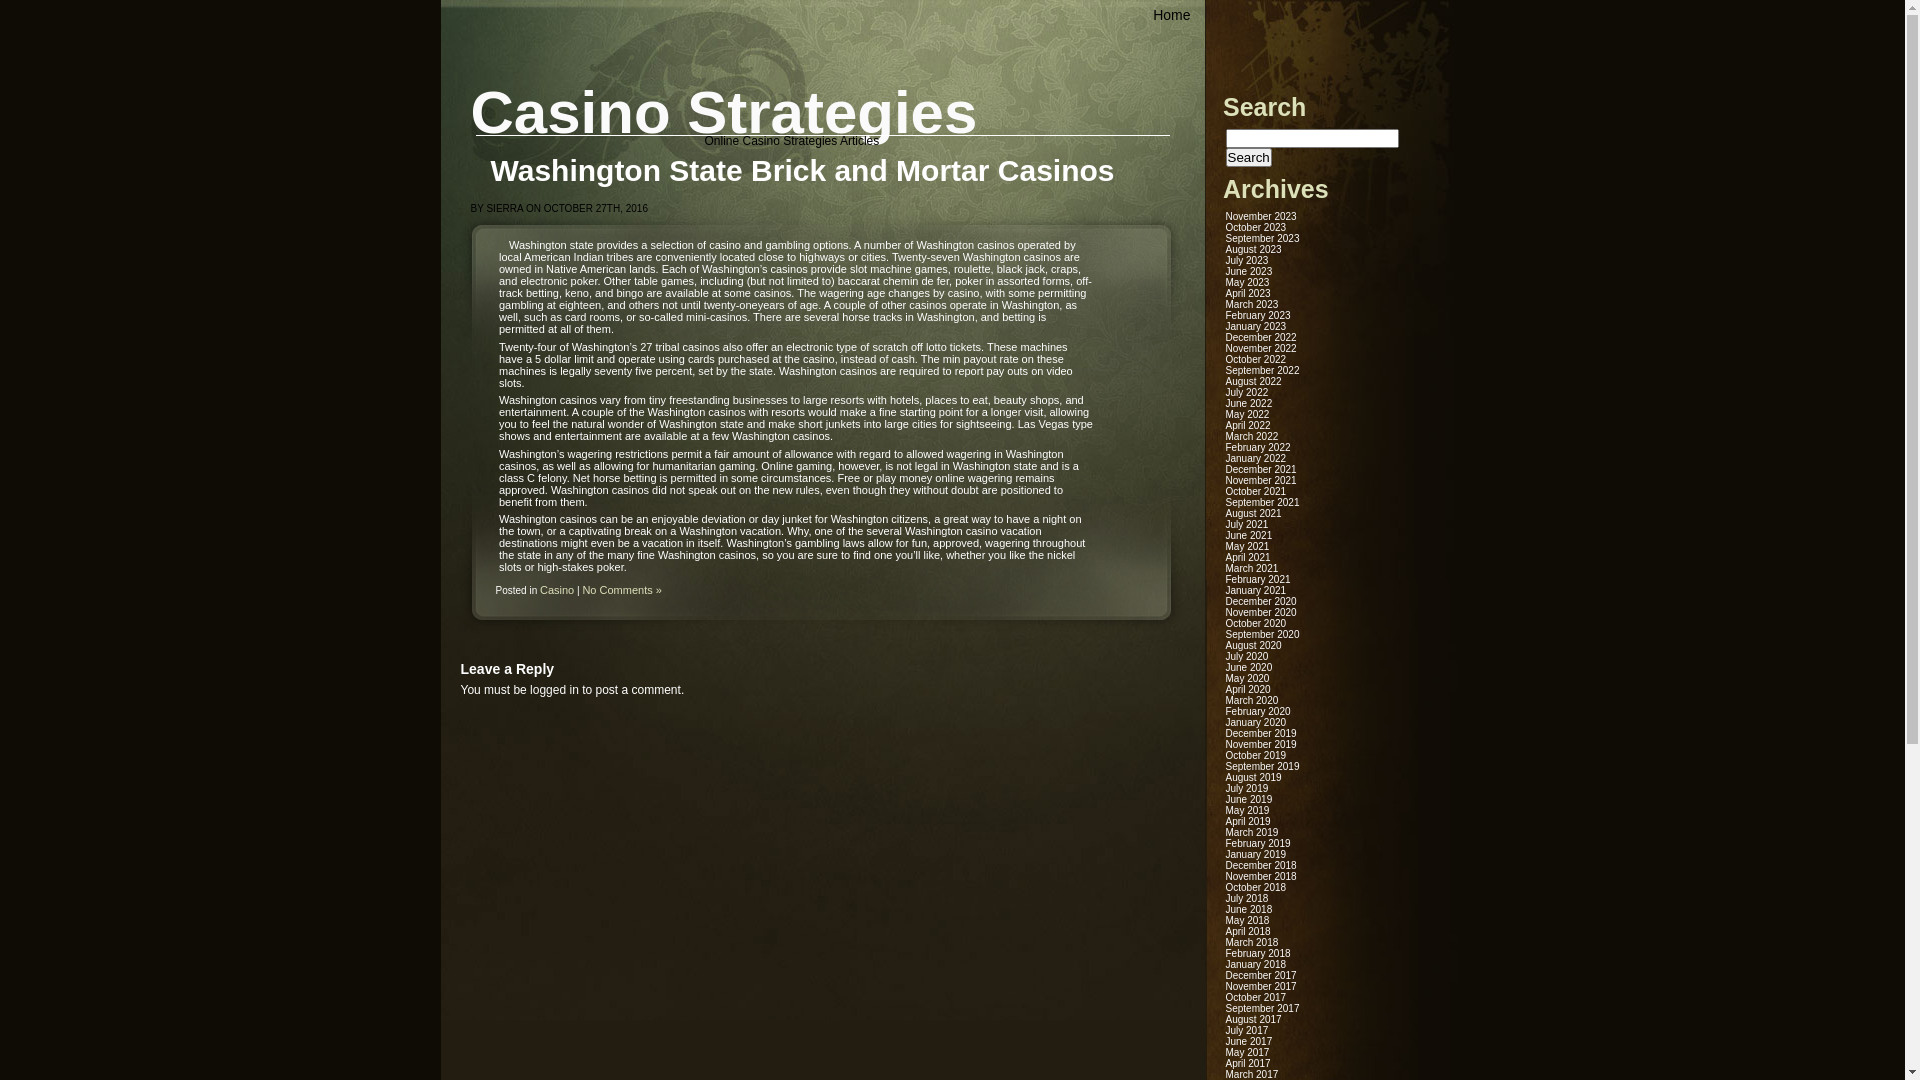 This screenshot has width=1920, height=1080. I want to click on 'August 2017', so click(1252, 1019).